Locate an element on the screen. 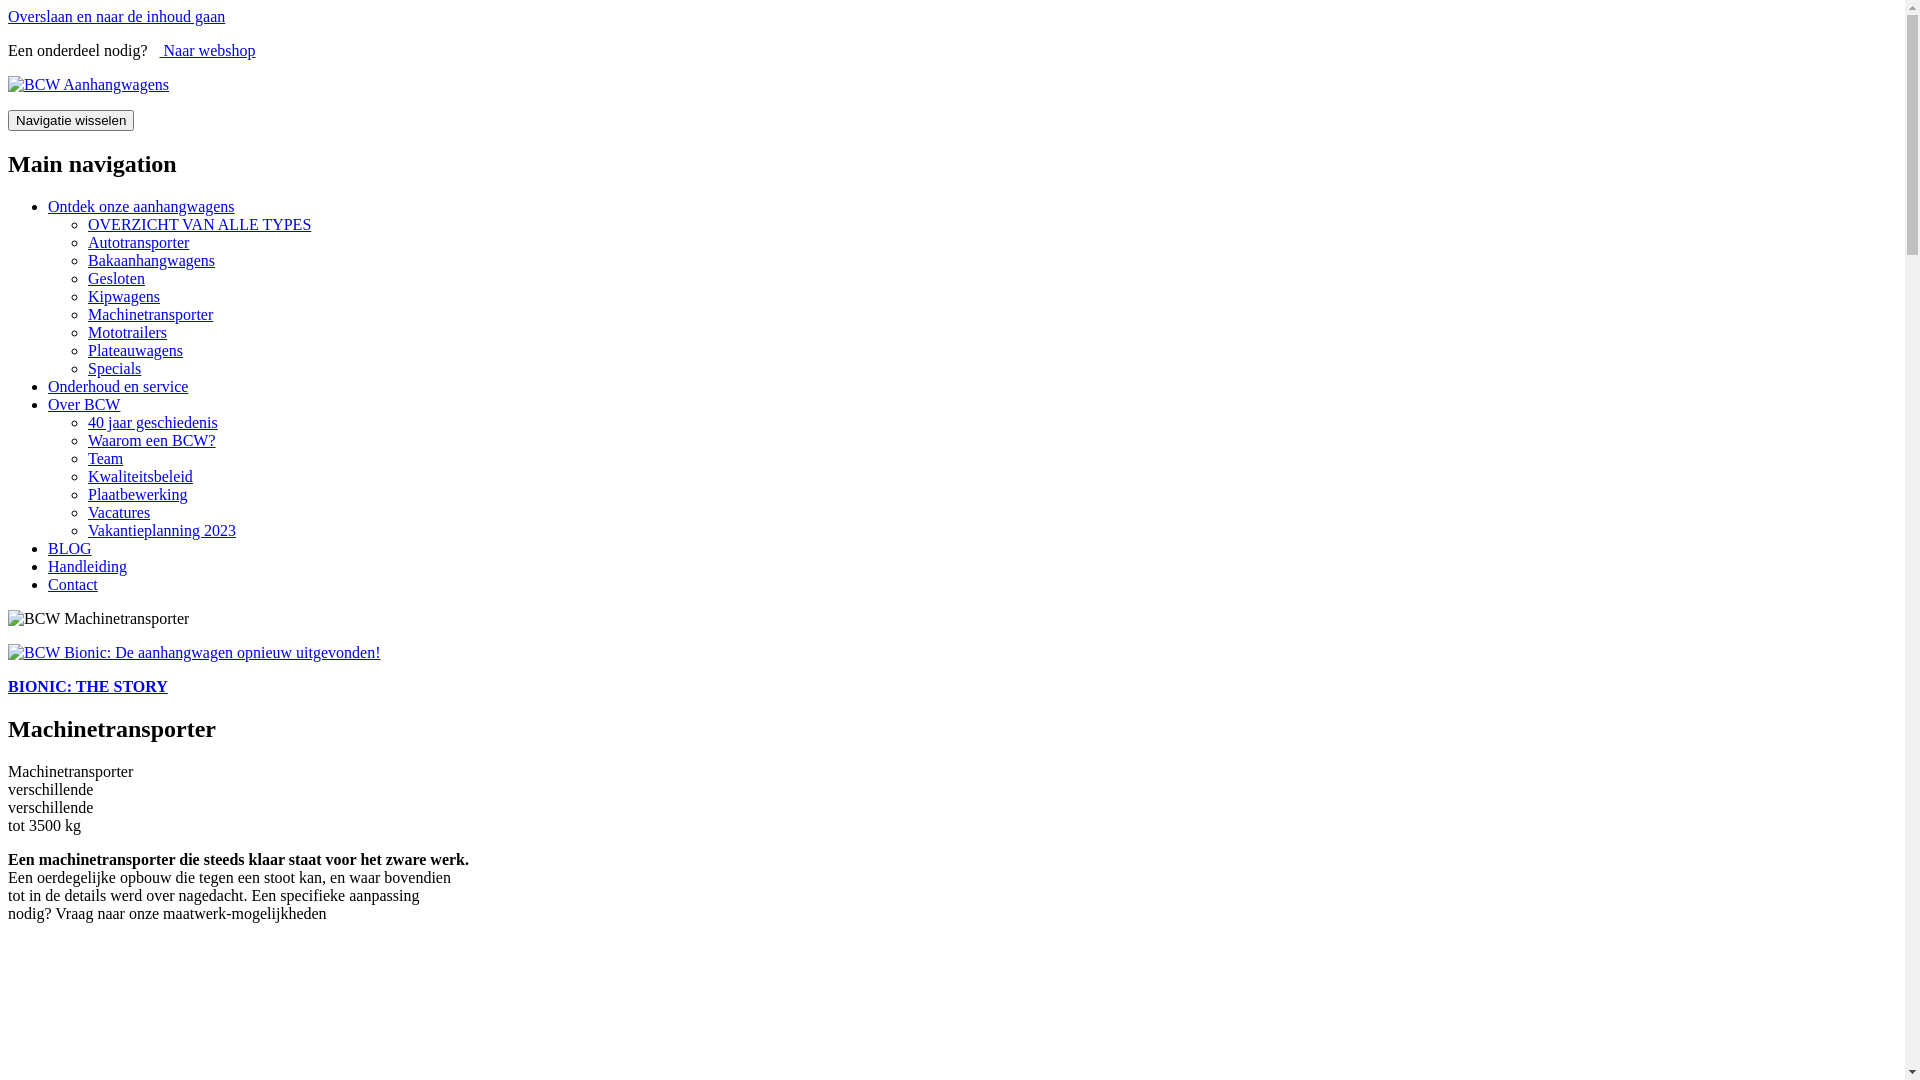 Image resolution: width=1920 pixels, height=1080 pixels. 'Plaatbewerking' is located at coordinates (137, 494).